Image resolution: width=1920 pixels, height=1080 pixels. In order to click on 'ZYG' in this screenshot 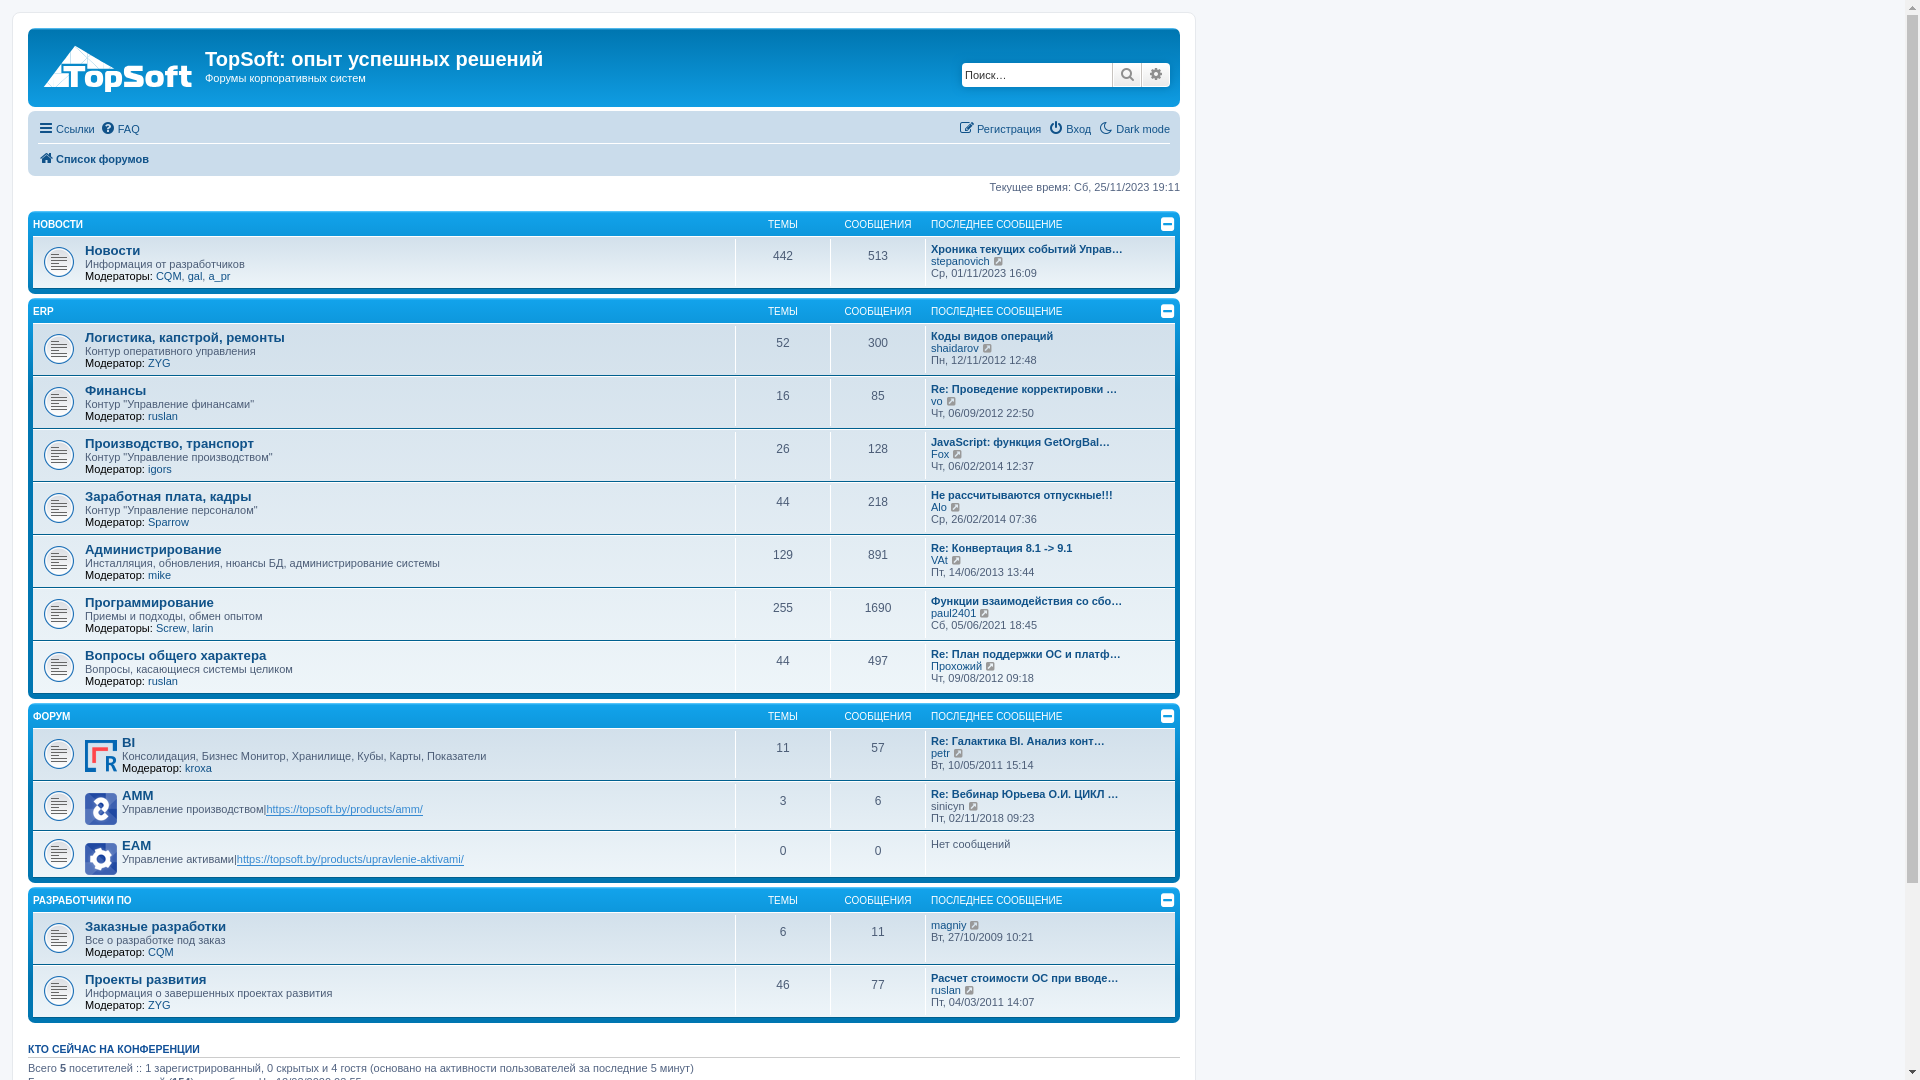, I will do `click(147, 362)`.